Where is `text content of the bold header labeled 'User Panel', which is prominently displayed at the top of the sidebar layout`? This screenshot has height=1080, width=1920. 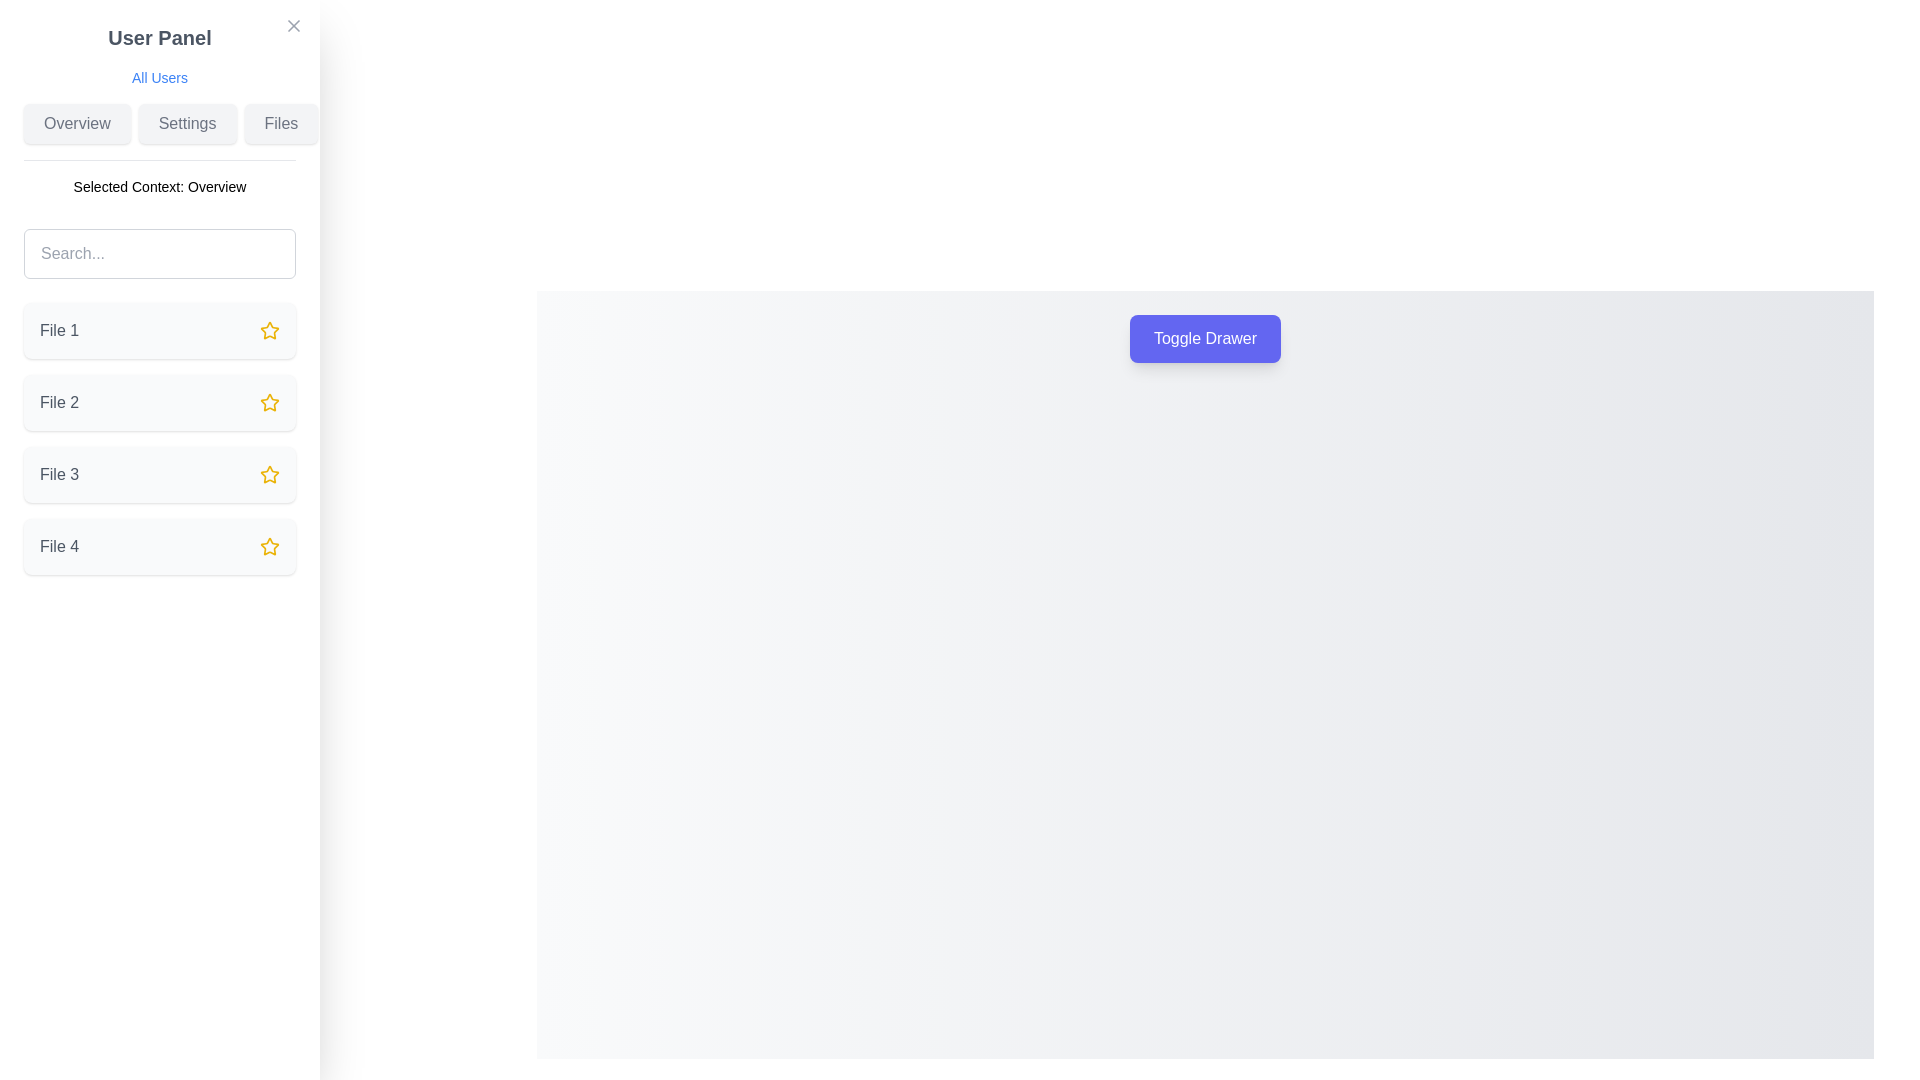
text content of the bold header labeled 'User Panel', which is prominently displayed at the top of the sidebar layout is located at coordinates (158, 38).